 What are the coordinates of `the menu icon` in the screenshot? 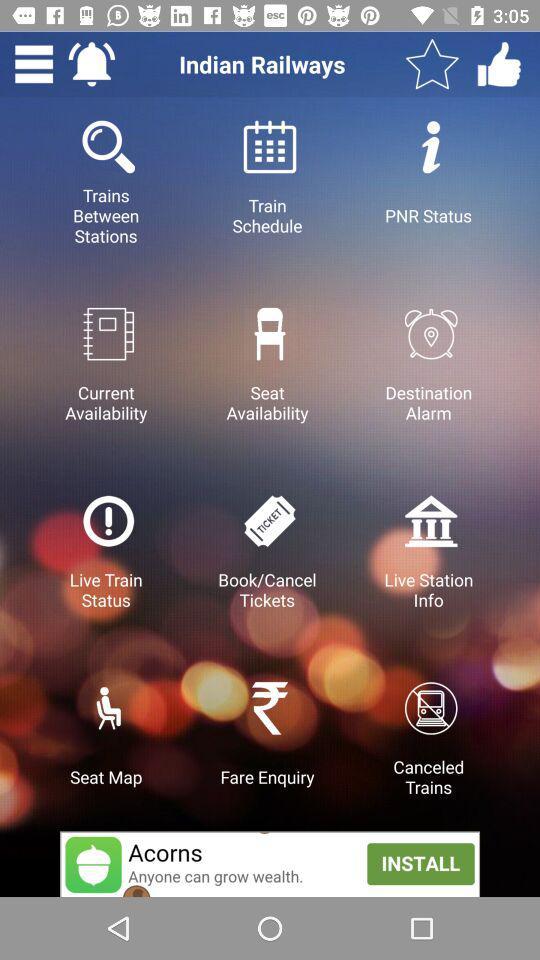 It's located at (33, 64).